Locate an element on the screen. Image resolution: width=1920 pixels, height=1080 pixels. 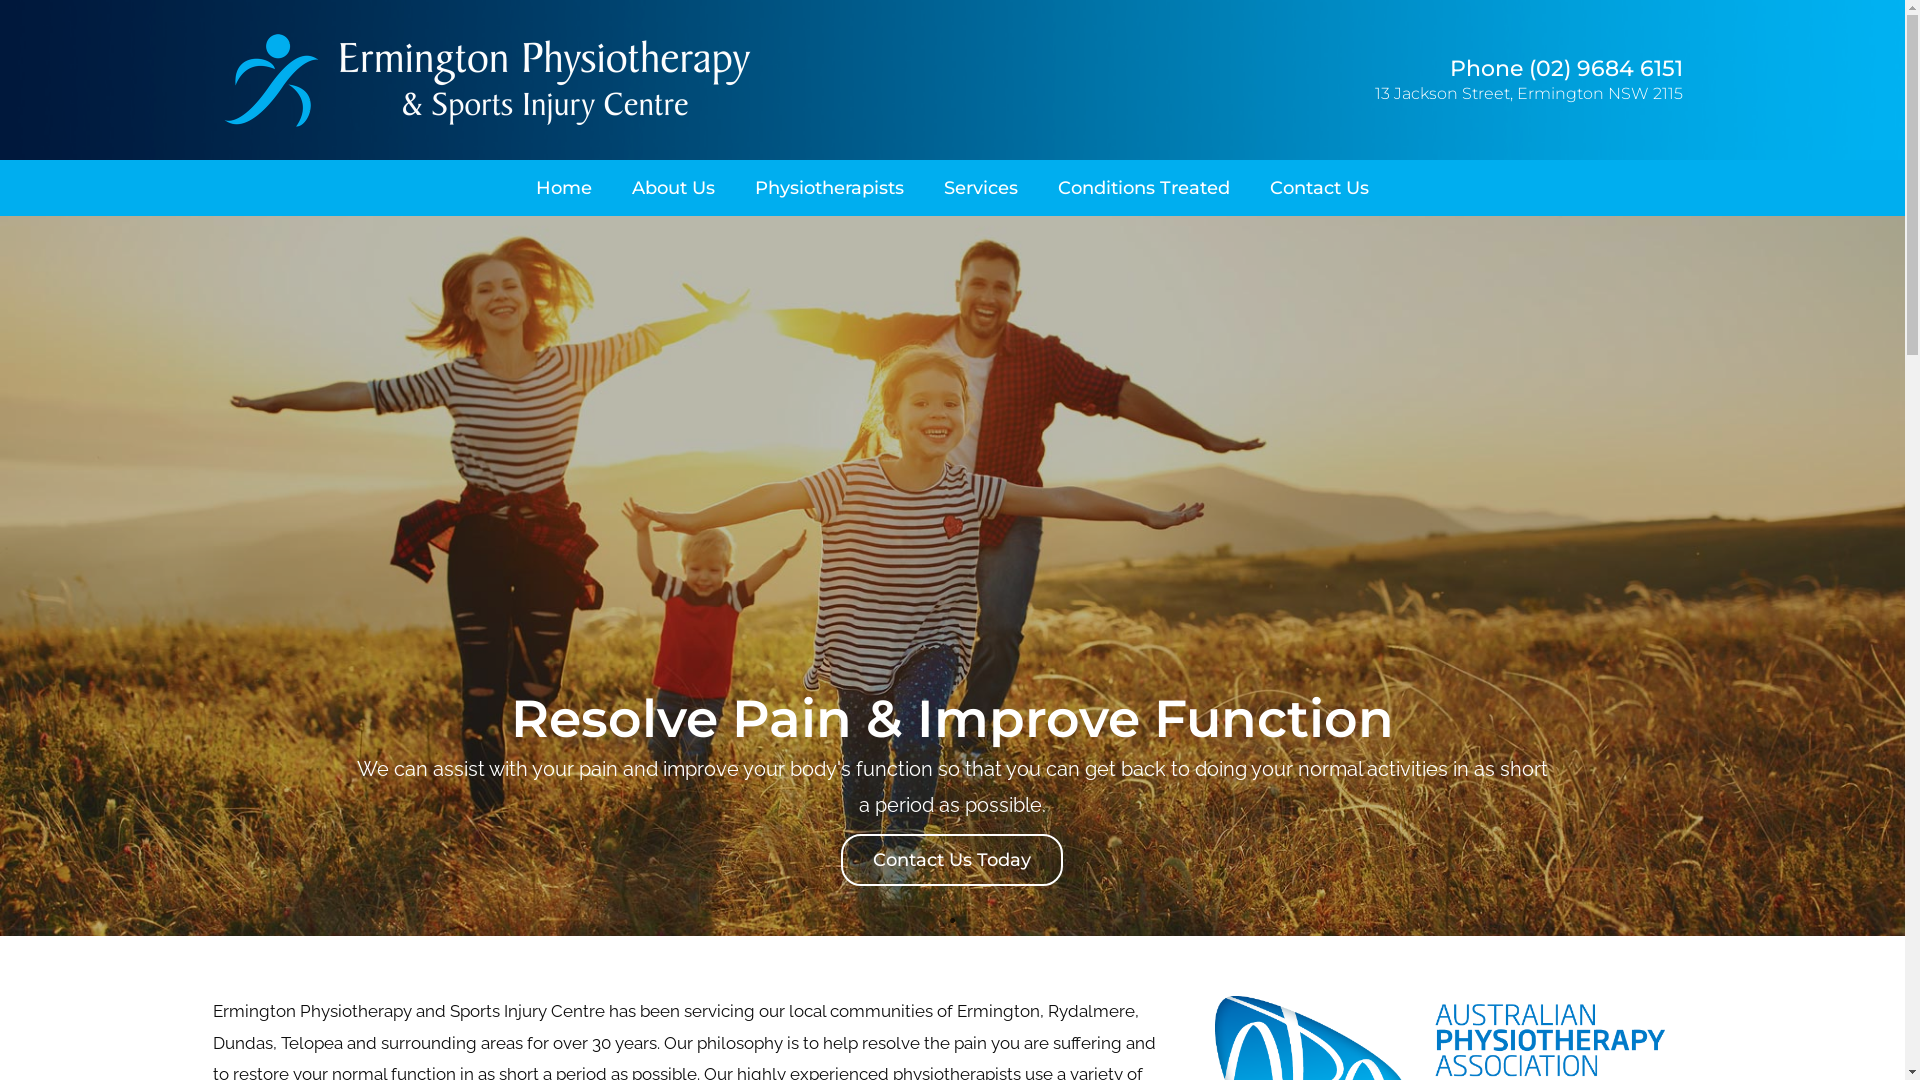
'Physiotherapists' is located at coordinates (829, 188).